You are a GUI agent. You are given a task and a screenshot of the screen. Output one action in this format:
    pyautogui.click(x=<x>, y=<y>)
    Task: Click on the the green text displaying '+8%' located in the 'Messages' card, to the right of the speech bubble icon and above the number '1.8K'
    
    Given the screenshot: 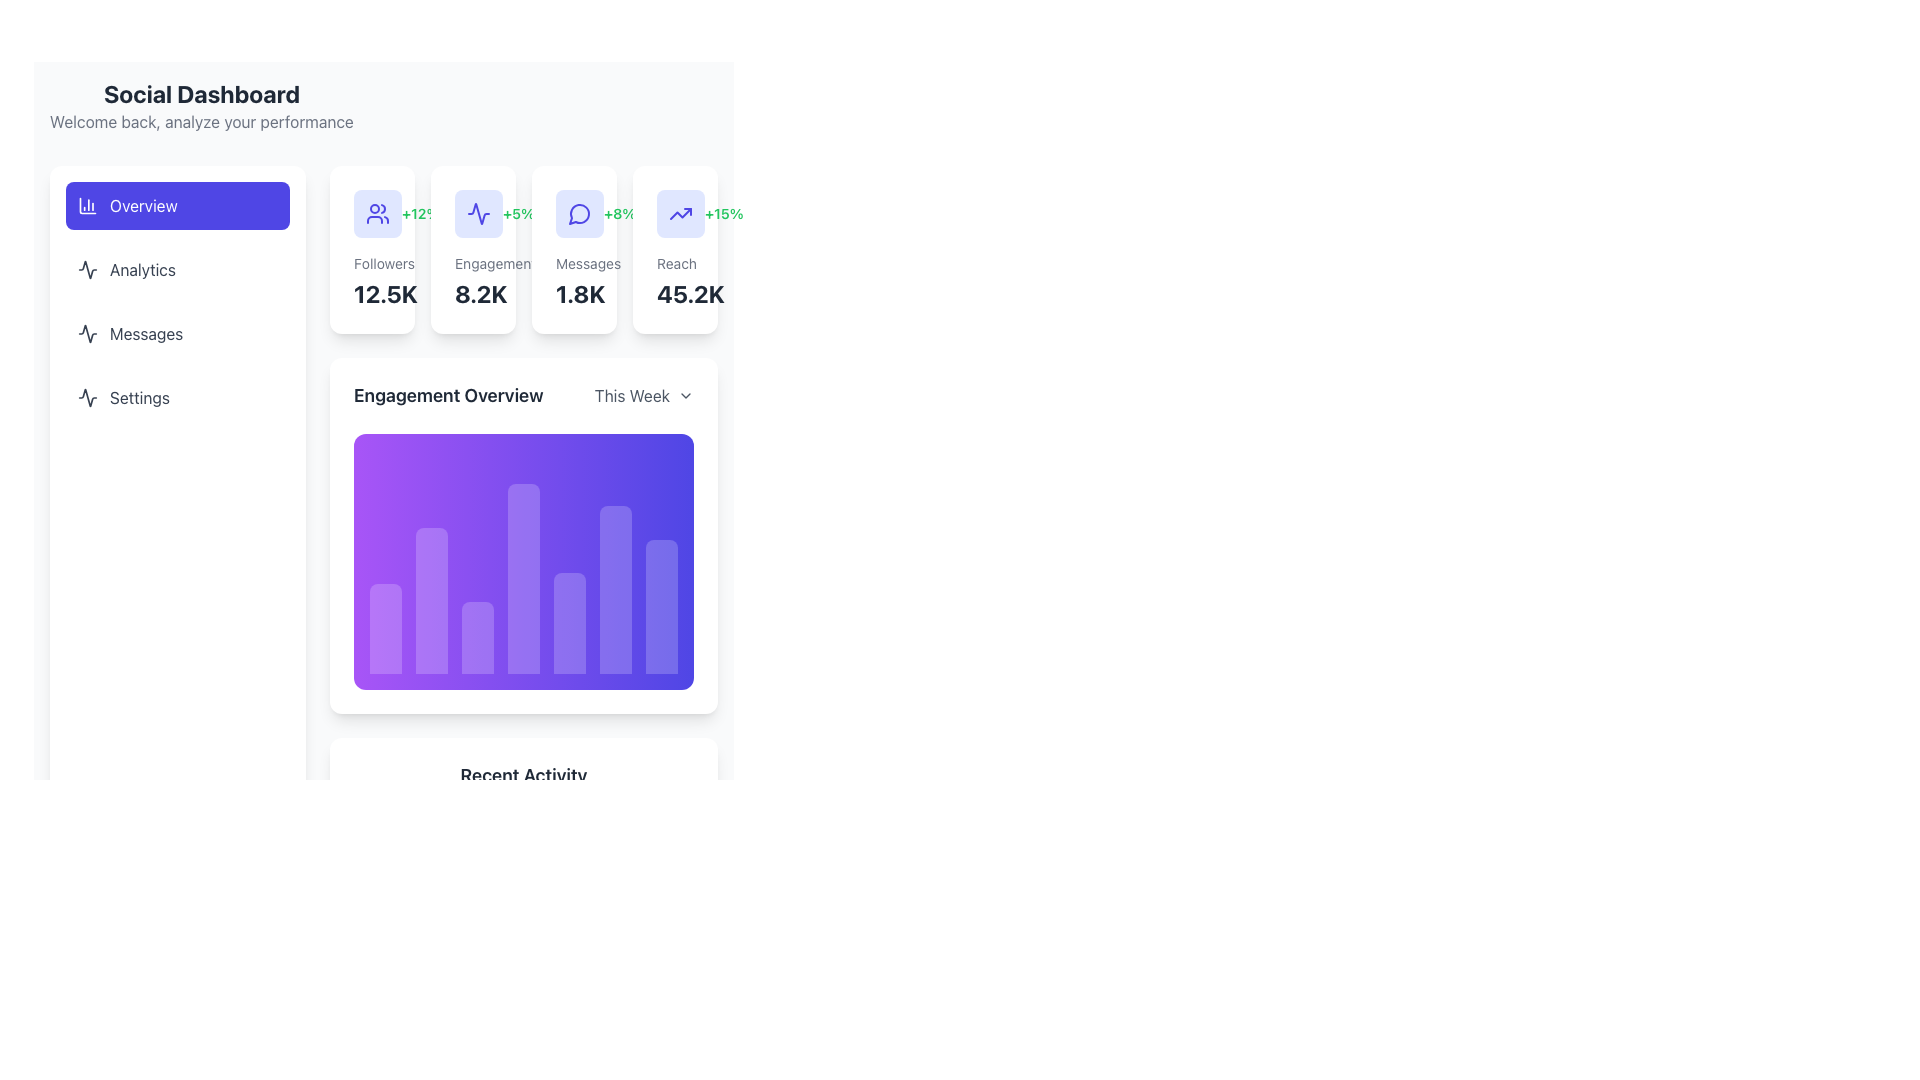 What is the action you would take?
    pyautogui.click(x=619, y=213)
    